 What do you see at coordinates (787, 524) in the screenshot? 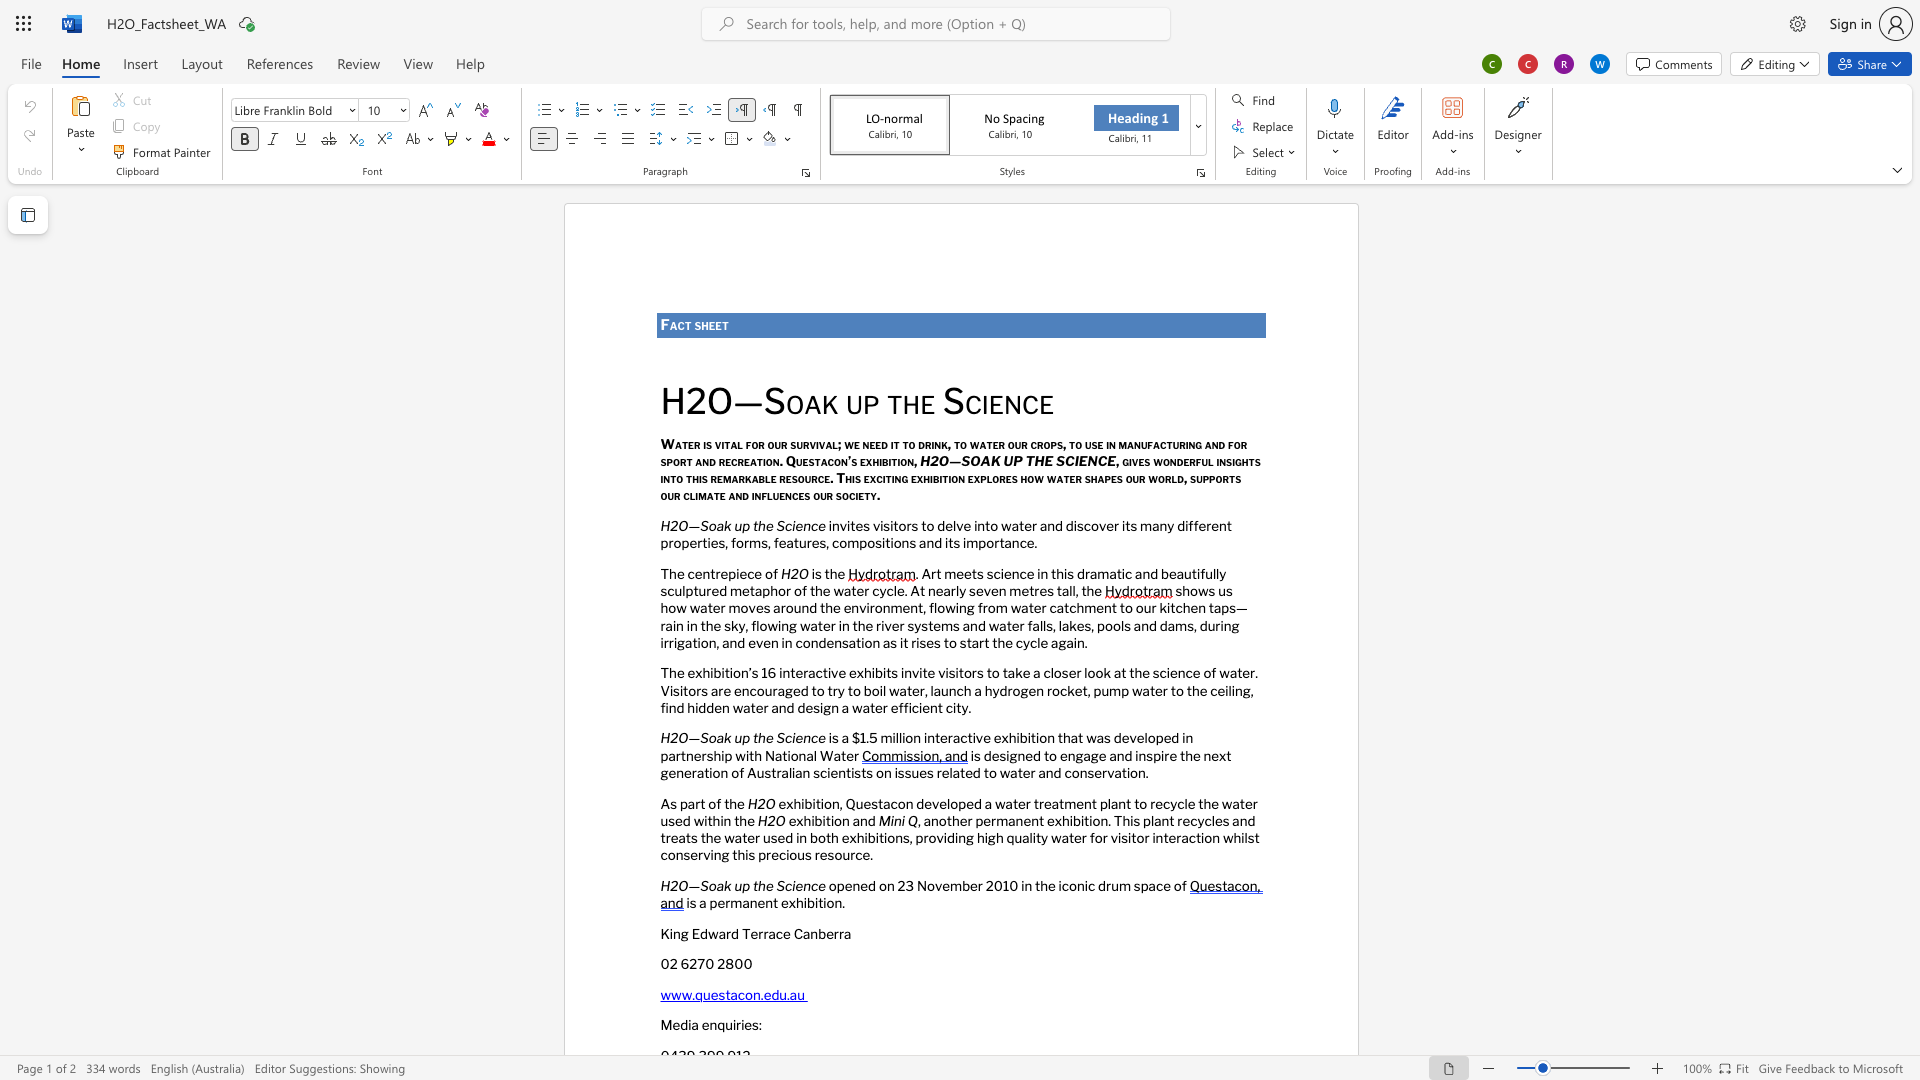
I see `the 1th character "c" in the text` at bounding box center [787, 524].